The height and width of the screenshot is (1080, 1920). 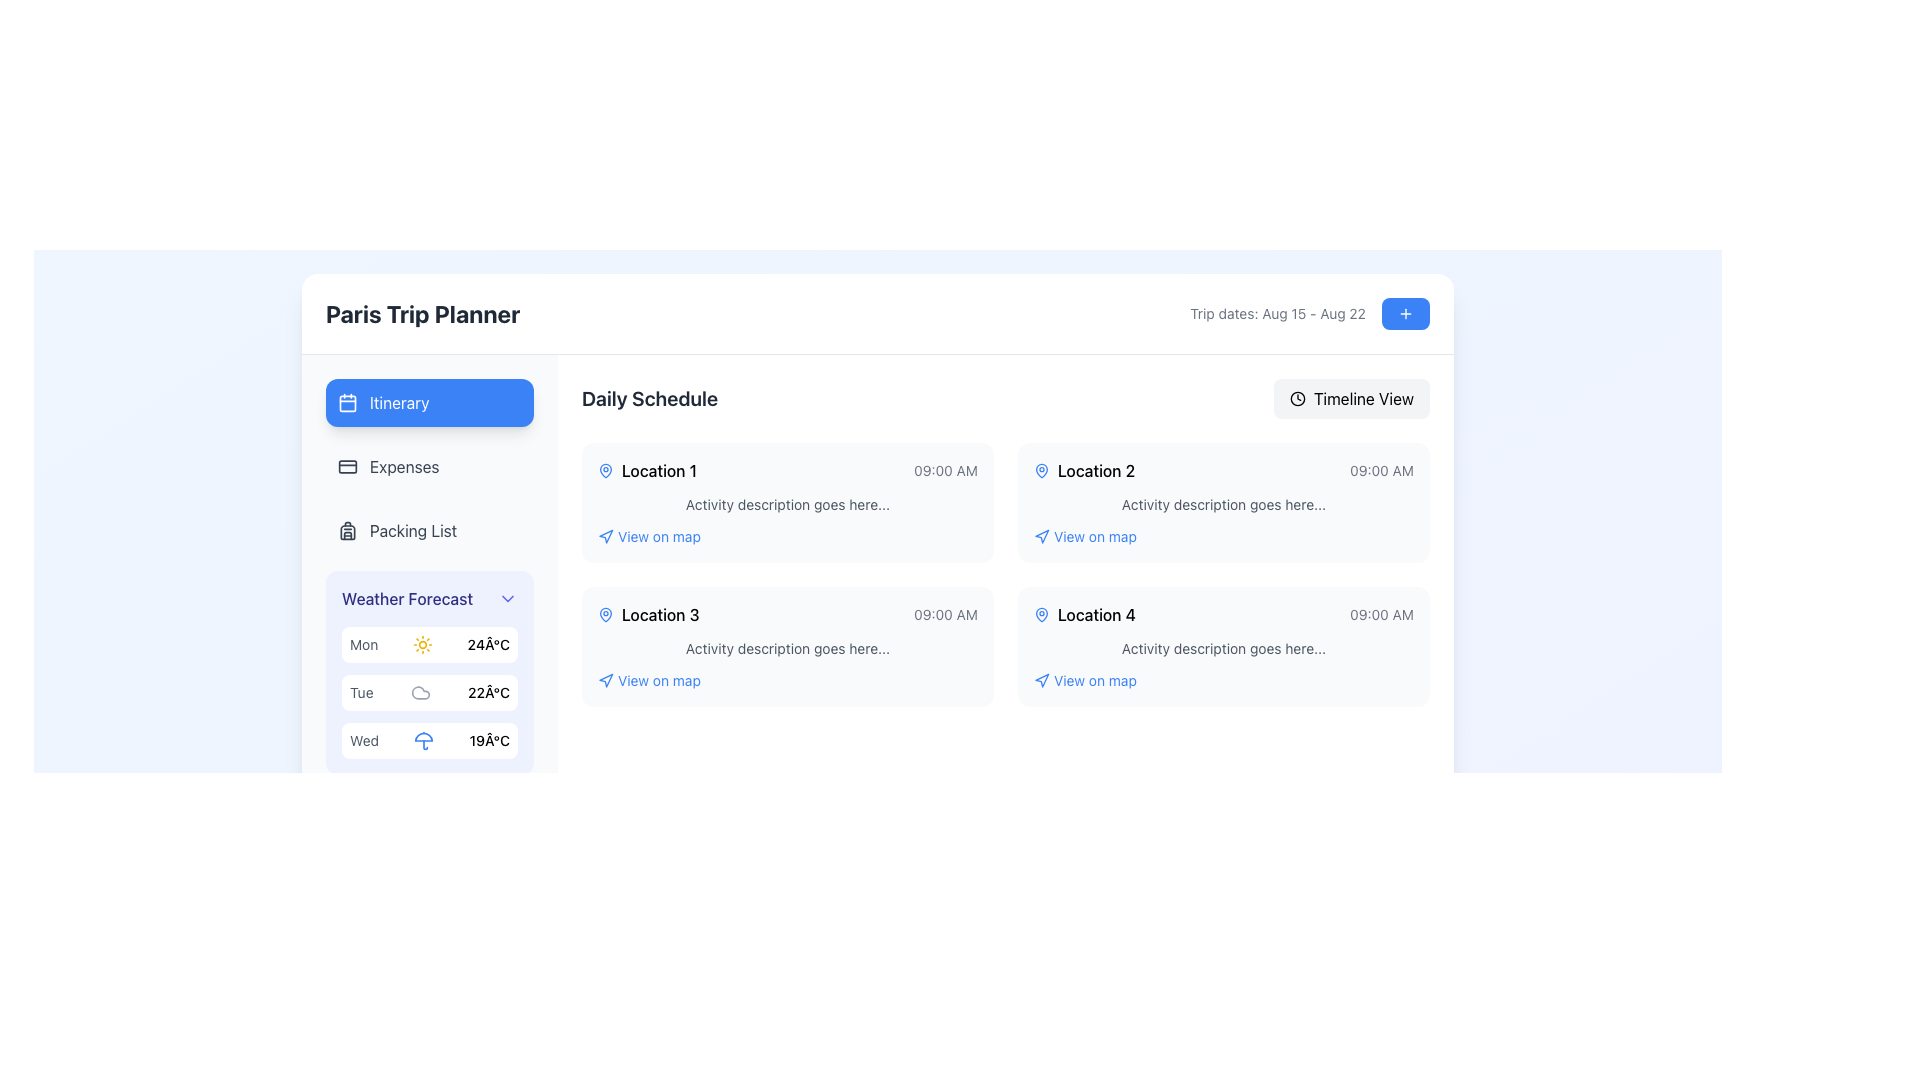 I want to click on the Text label displaying '24°C' in the weather forecast section, located under 'Mon' and to the right of the sun icon, so click(x=488, y=644).